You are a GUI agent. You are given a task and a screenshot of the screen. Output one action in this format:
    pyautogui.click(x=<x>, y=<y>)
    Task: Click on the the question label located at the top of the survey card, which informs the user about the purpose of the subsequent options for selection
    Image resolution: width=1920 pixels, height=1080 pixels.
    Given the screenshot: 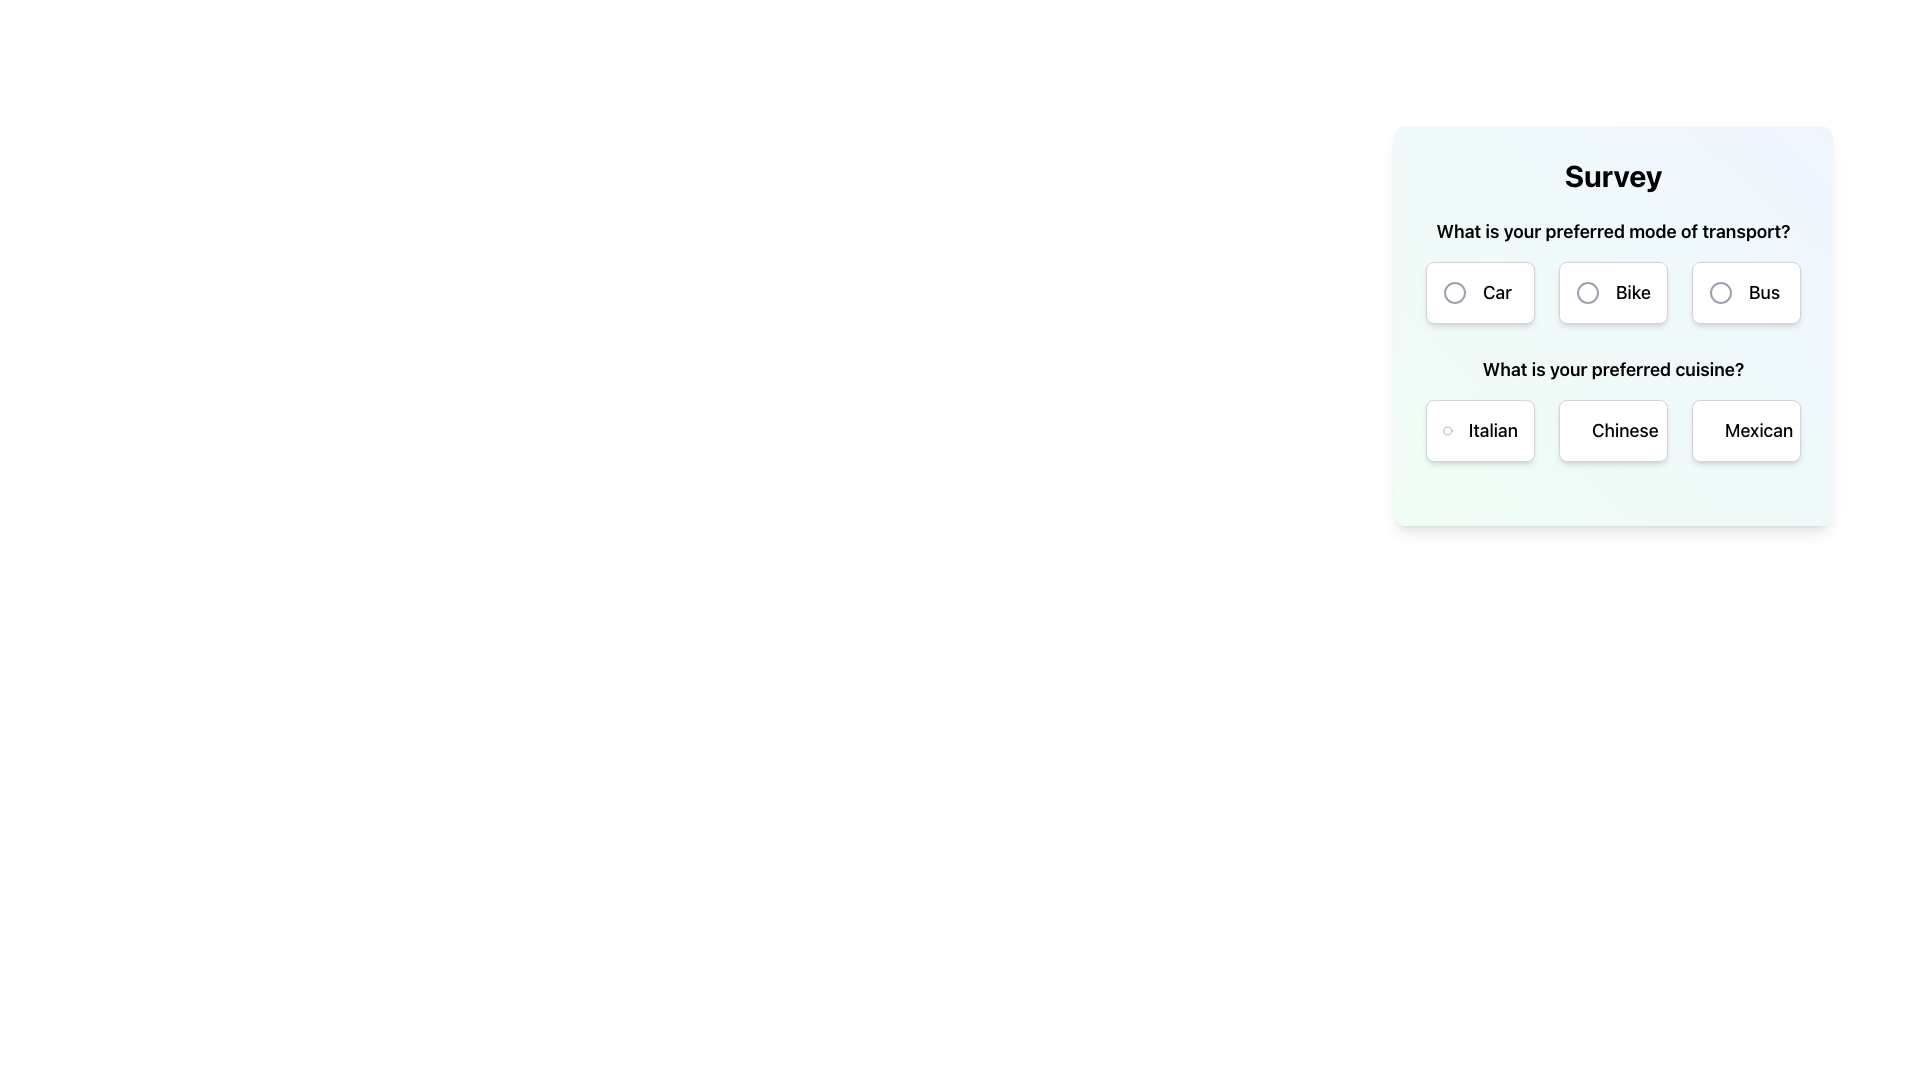 What is the action you would take?
    pyautogui.click(x=1613, y=230)
    